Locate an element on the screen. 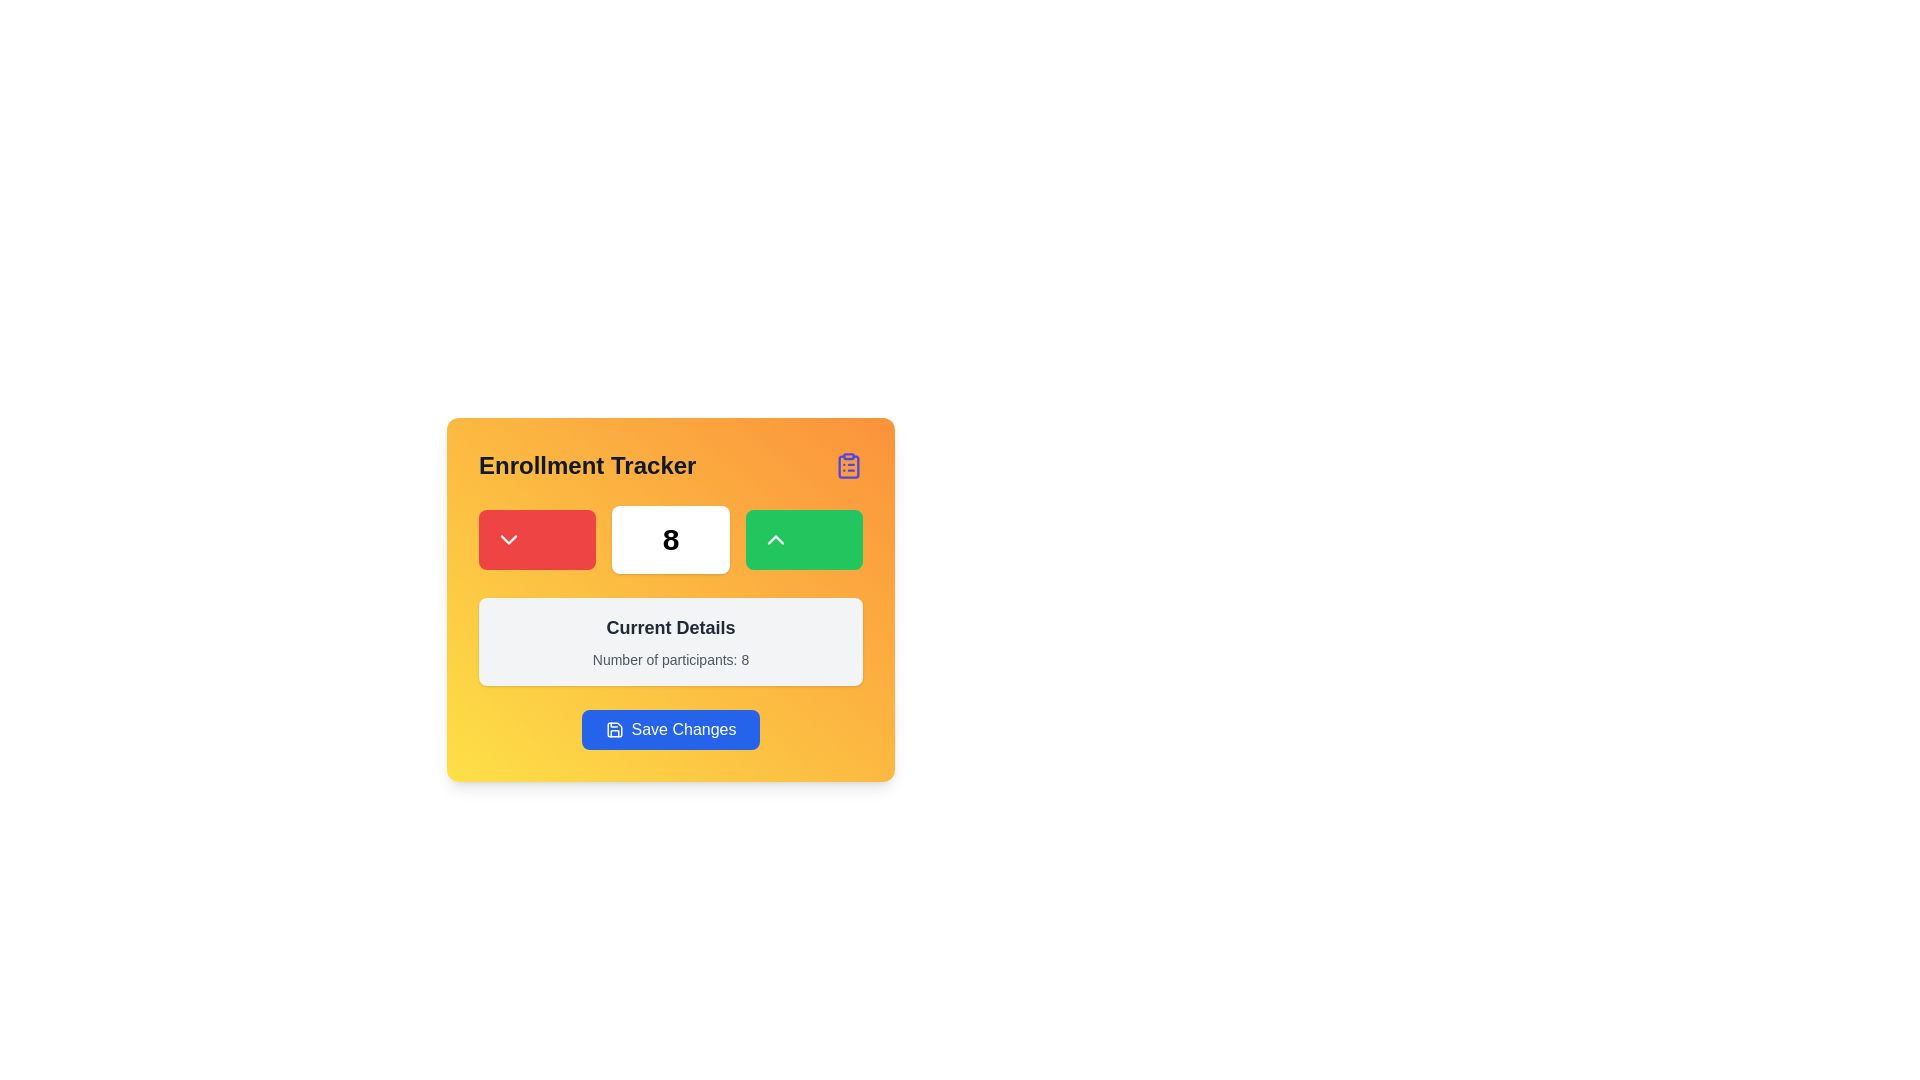  the save button, which features a save disk icon on the left of the 'Save Changes' text is located at coordinates (613, 729).